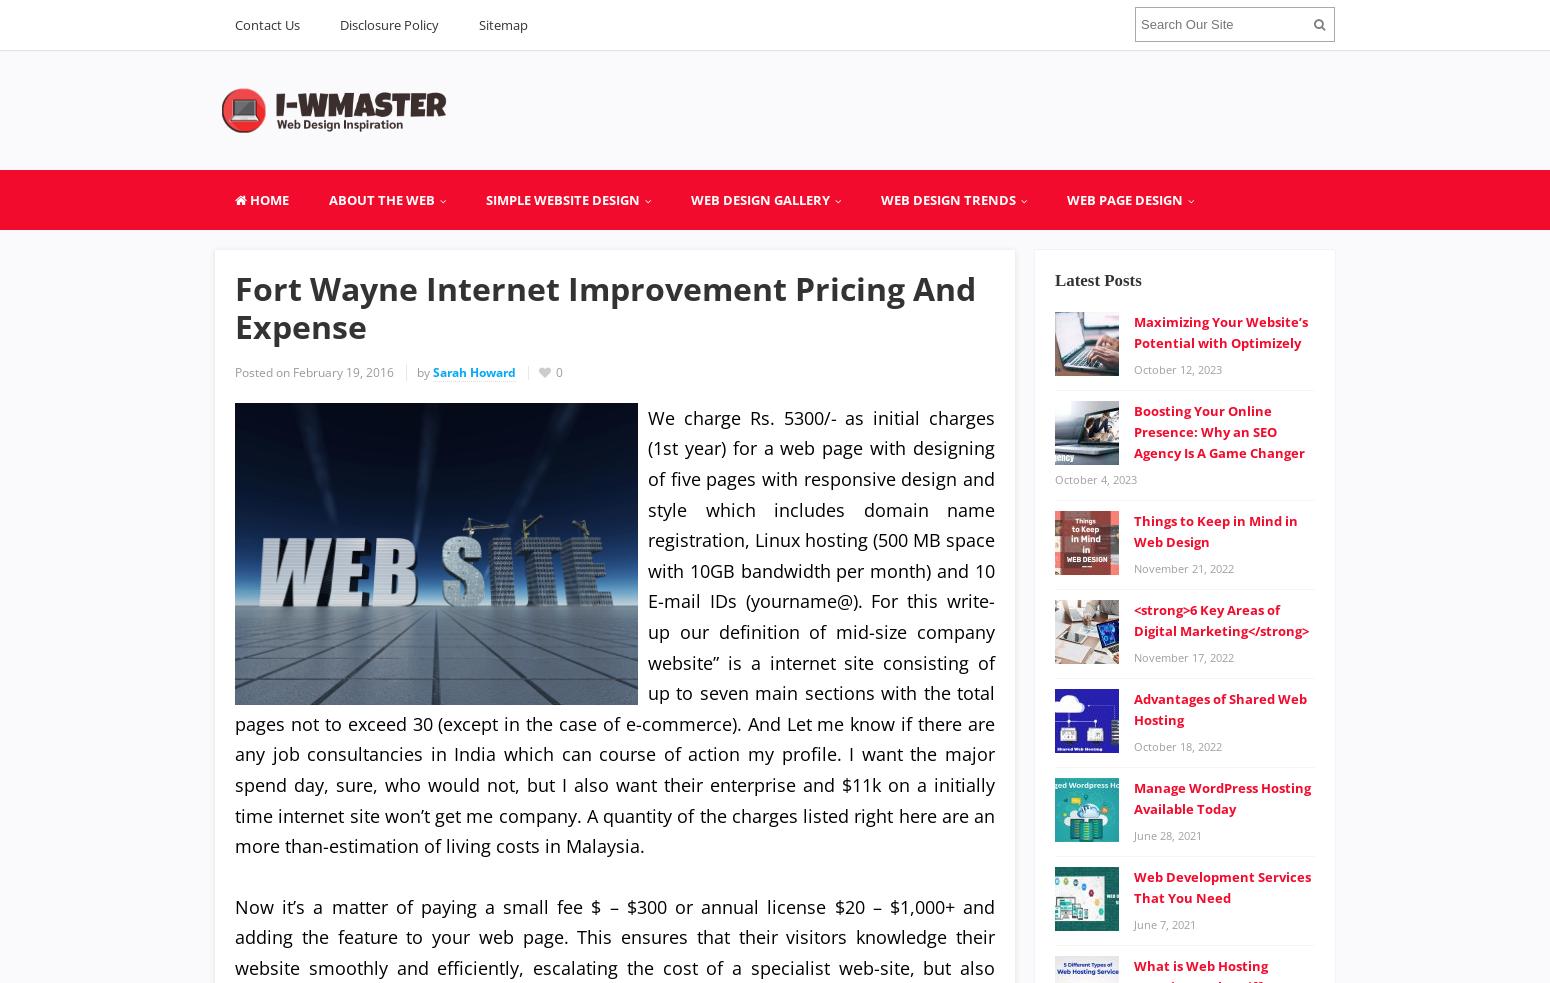 The height and width of the screenshot is (983, 1550). I want to click on '0', so click(559, 370).